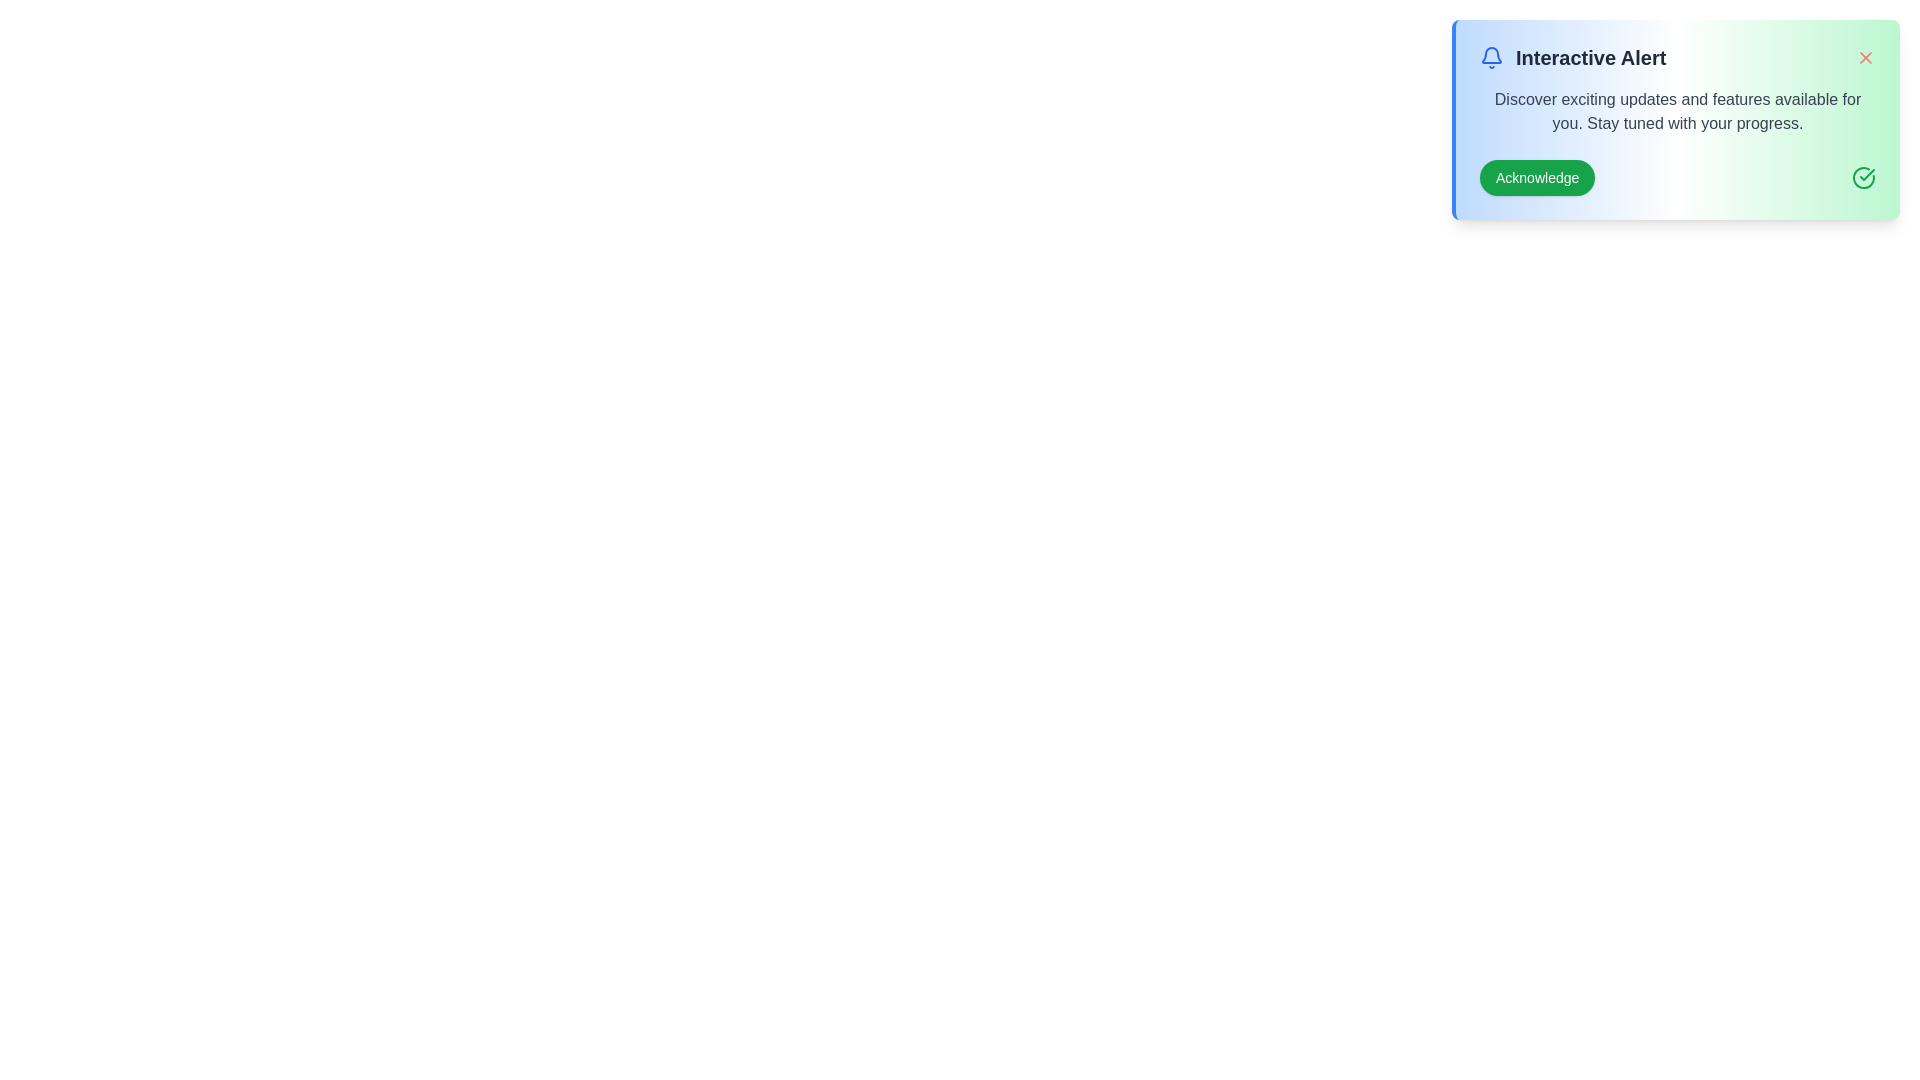 This screenshot has height=1080, width=1920. What do you see at coordinates (1535, 176) in the screenshot?
I see `the 'Acknowledge' button to acknowledge the alert` at bounding box center [1535, 176].